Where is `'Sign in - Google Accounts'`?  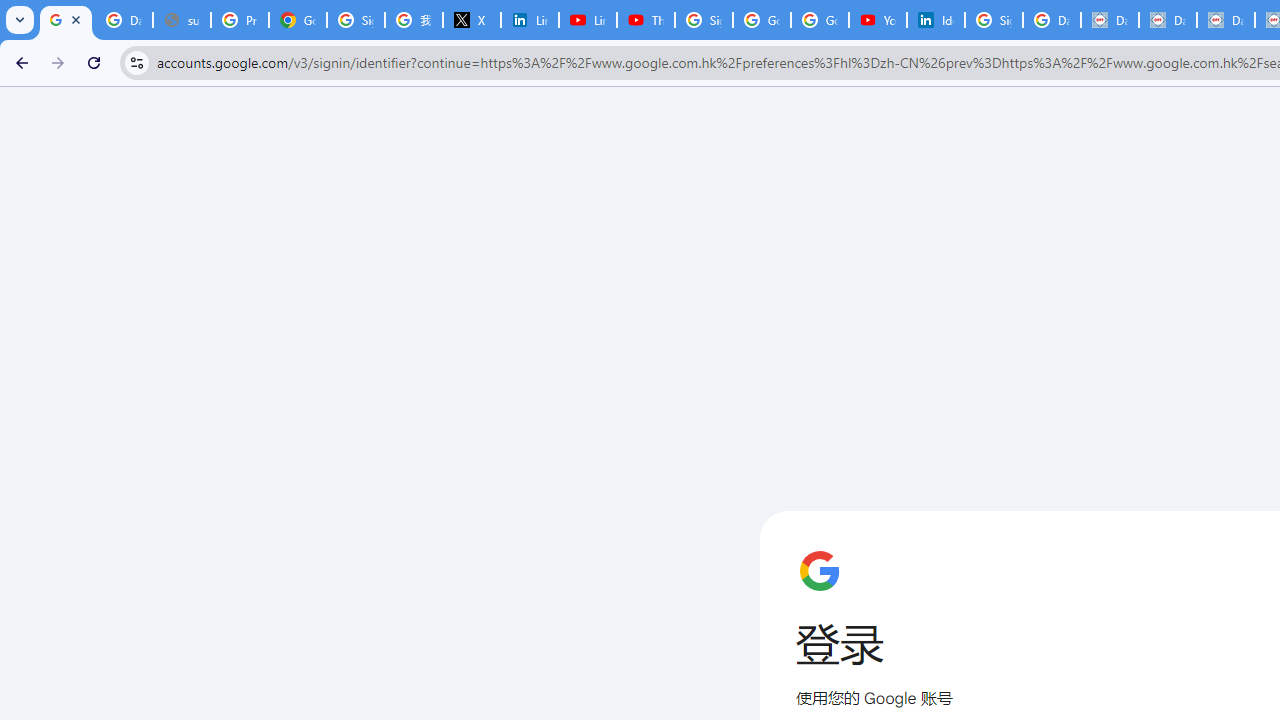
'Sign in - Google Accounts' is located at coordinates (704, 20).